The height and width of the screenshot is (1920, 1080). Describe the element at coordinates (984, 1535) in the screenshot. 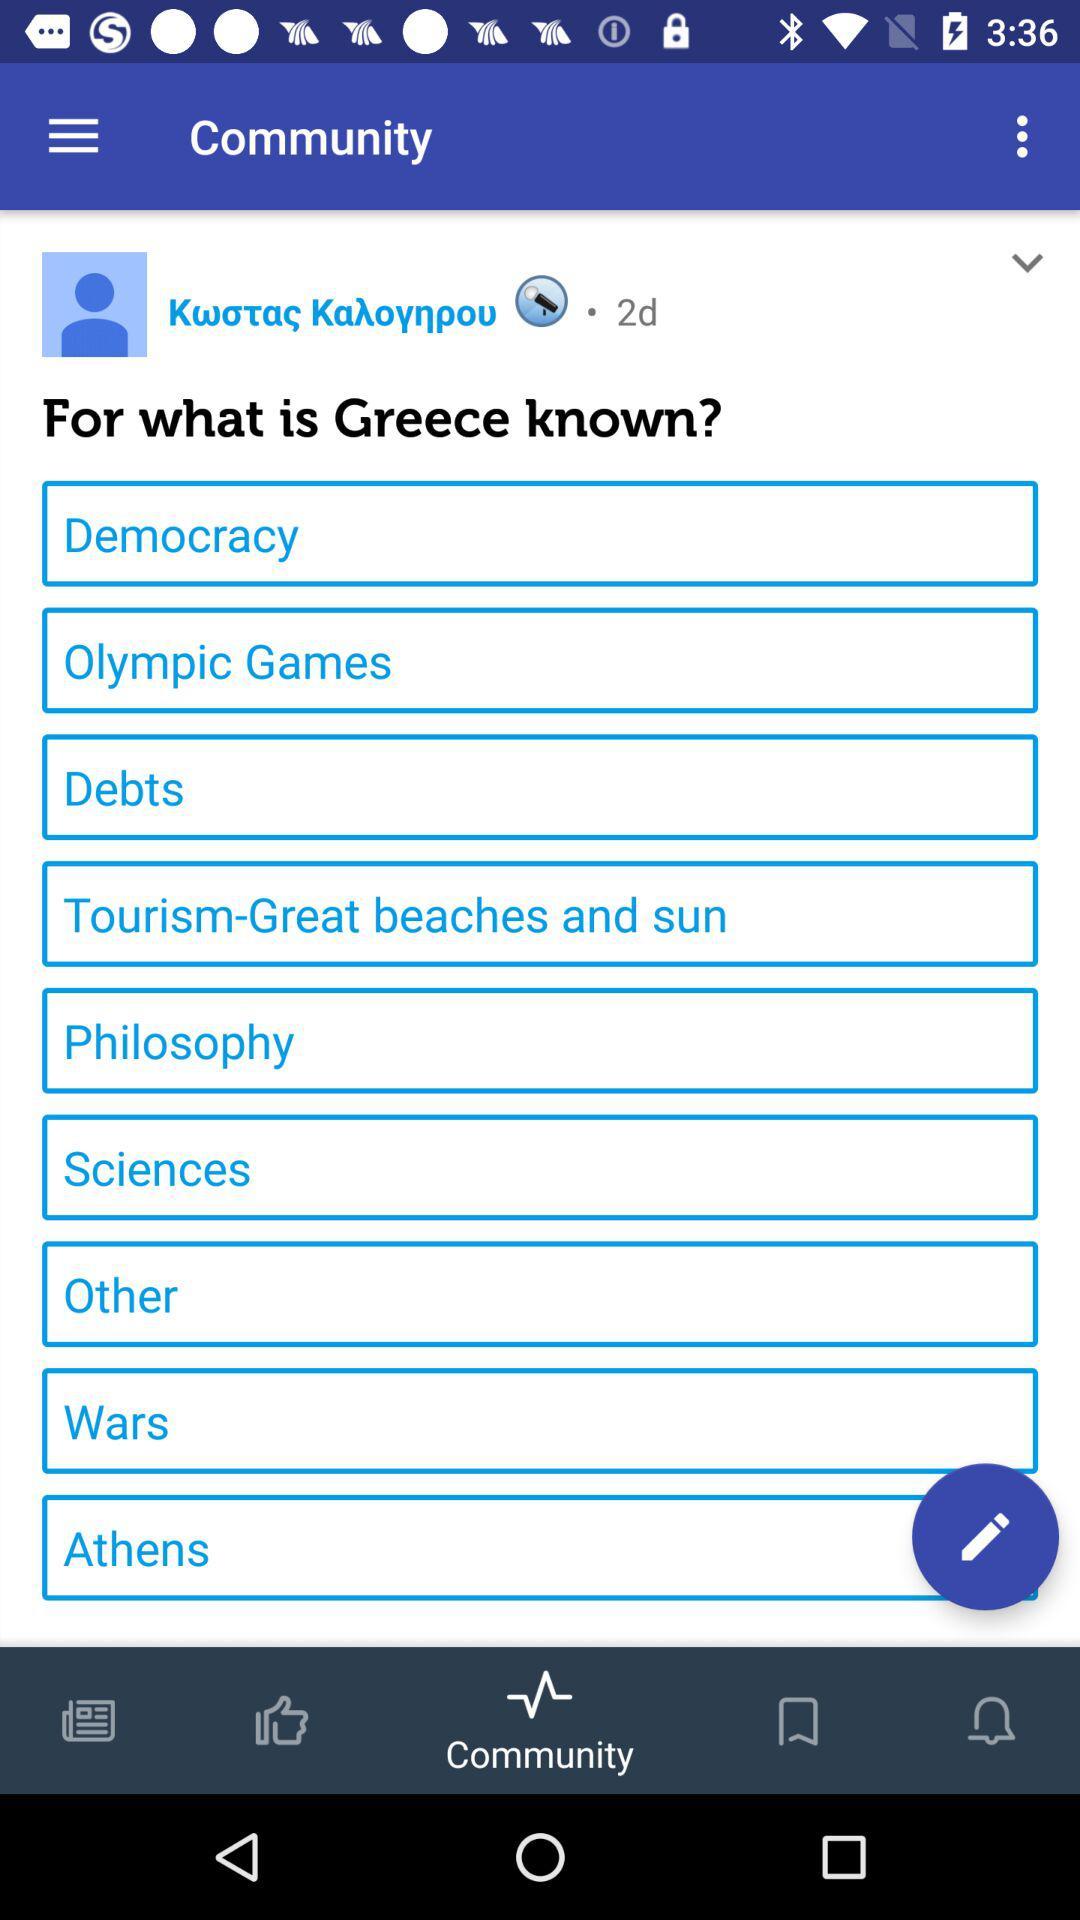

I see `the edit icon` at that location.